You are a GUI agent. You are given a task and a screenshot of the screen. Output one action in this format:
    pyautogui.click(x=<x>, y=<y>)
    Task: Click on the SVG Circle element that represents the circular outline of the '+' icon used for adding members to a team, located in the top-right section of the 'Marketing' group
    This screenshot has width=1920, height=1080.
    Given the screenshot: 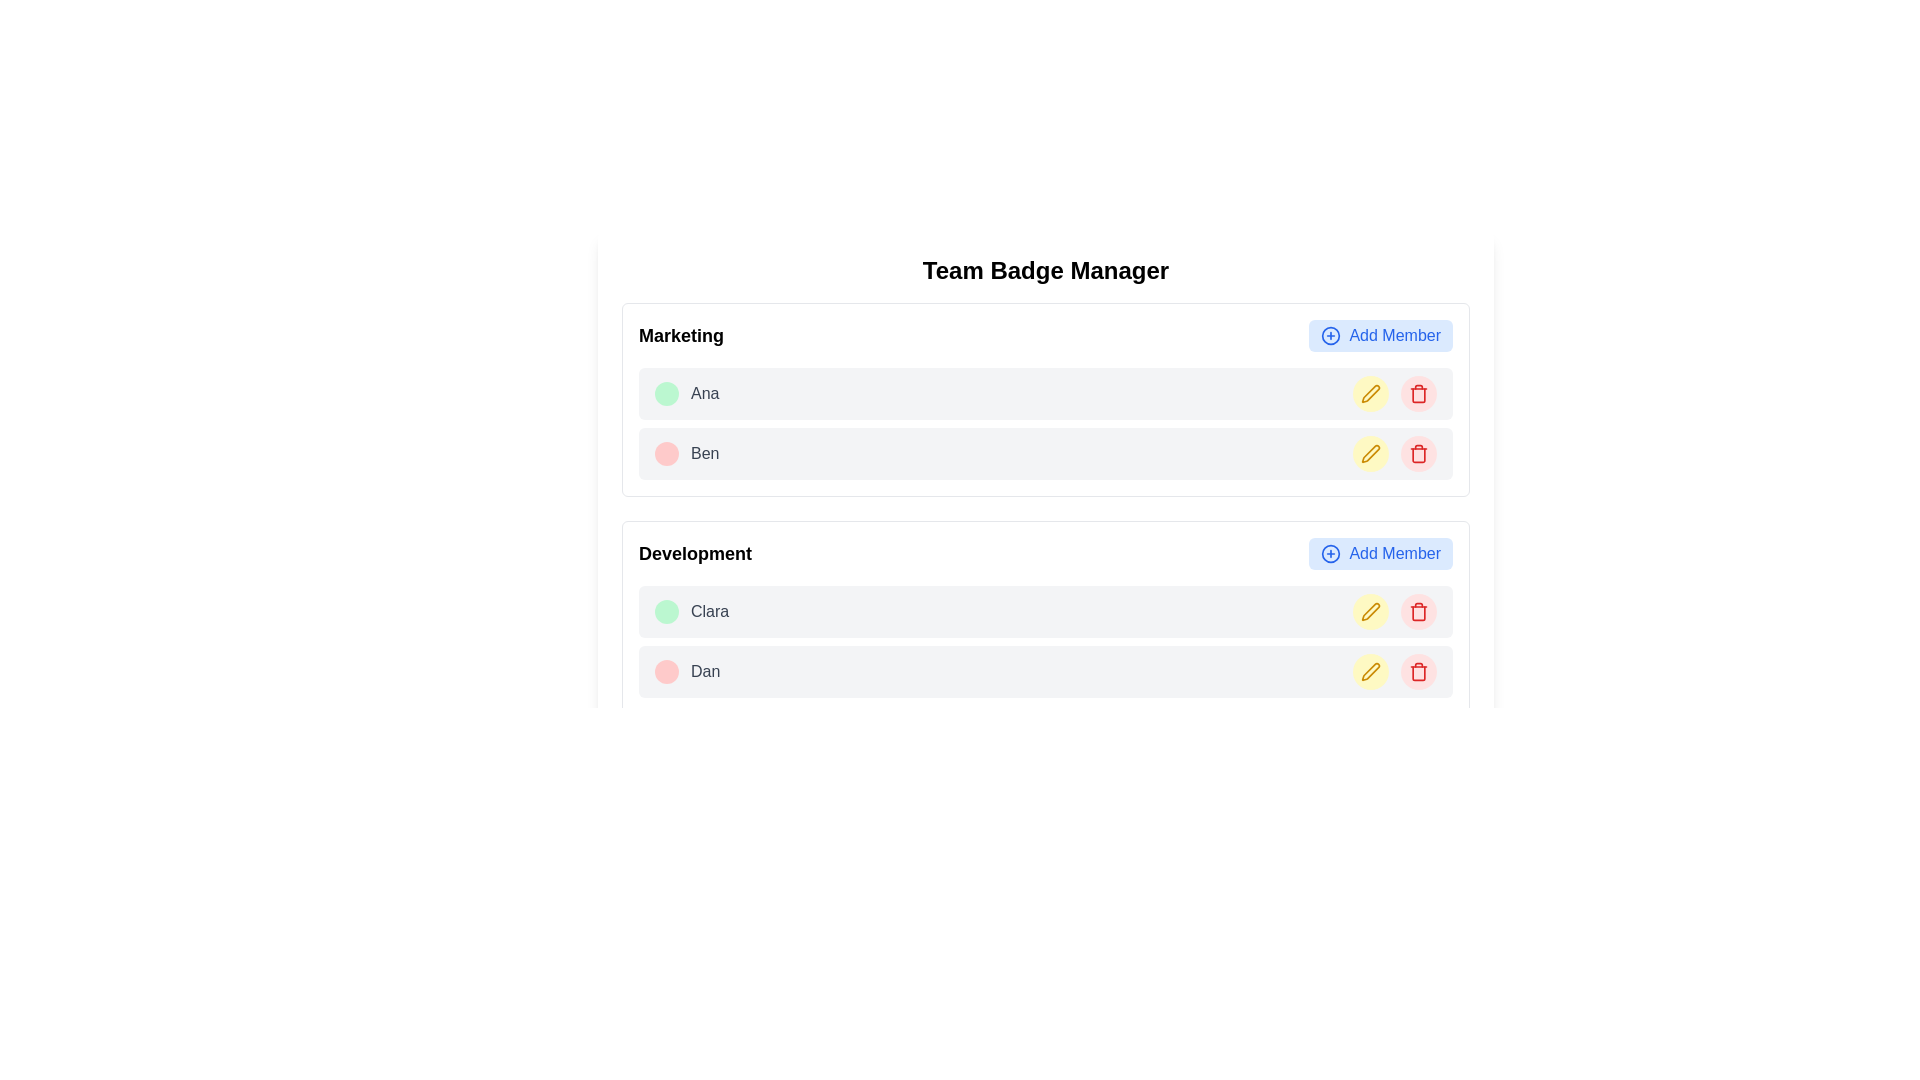 What is the action you would take?
    pyautogui.click(x=1331, y=334)
    